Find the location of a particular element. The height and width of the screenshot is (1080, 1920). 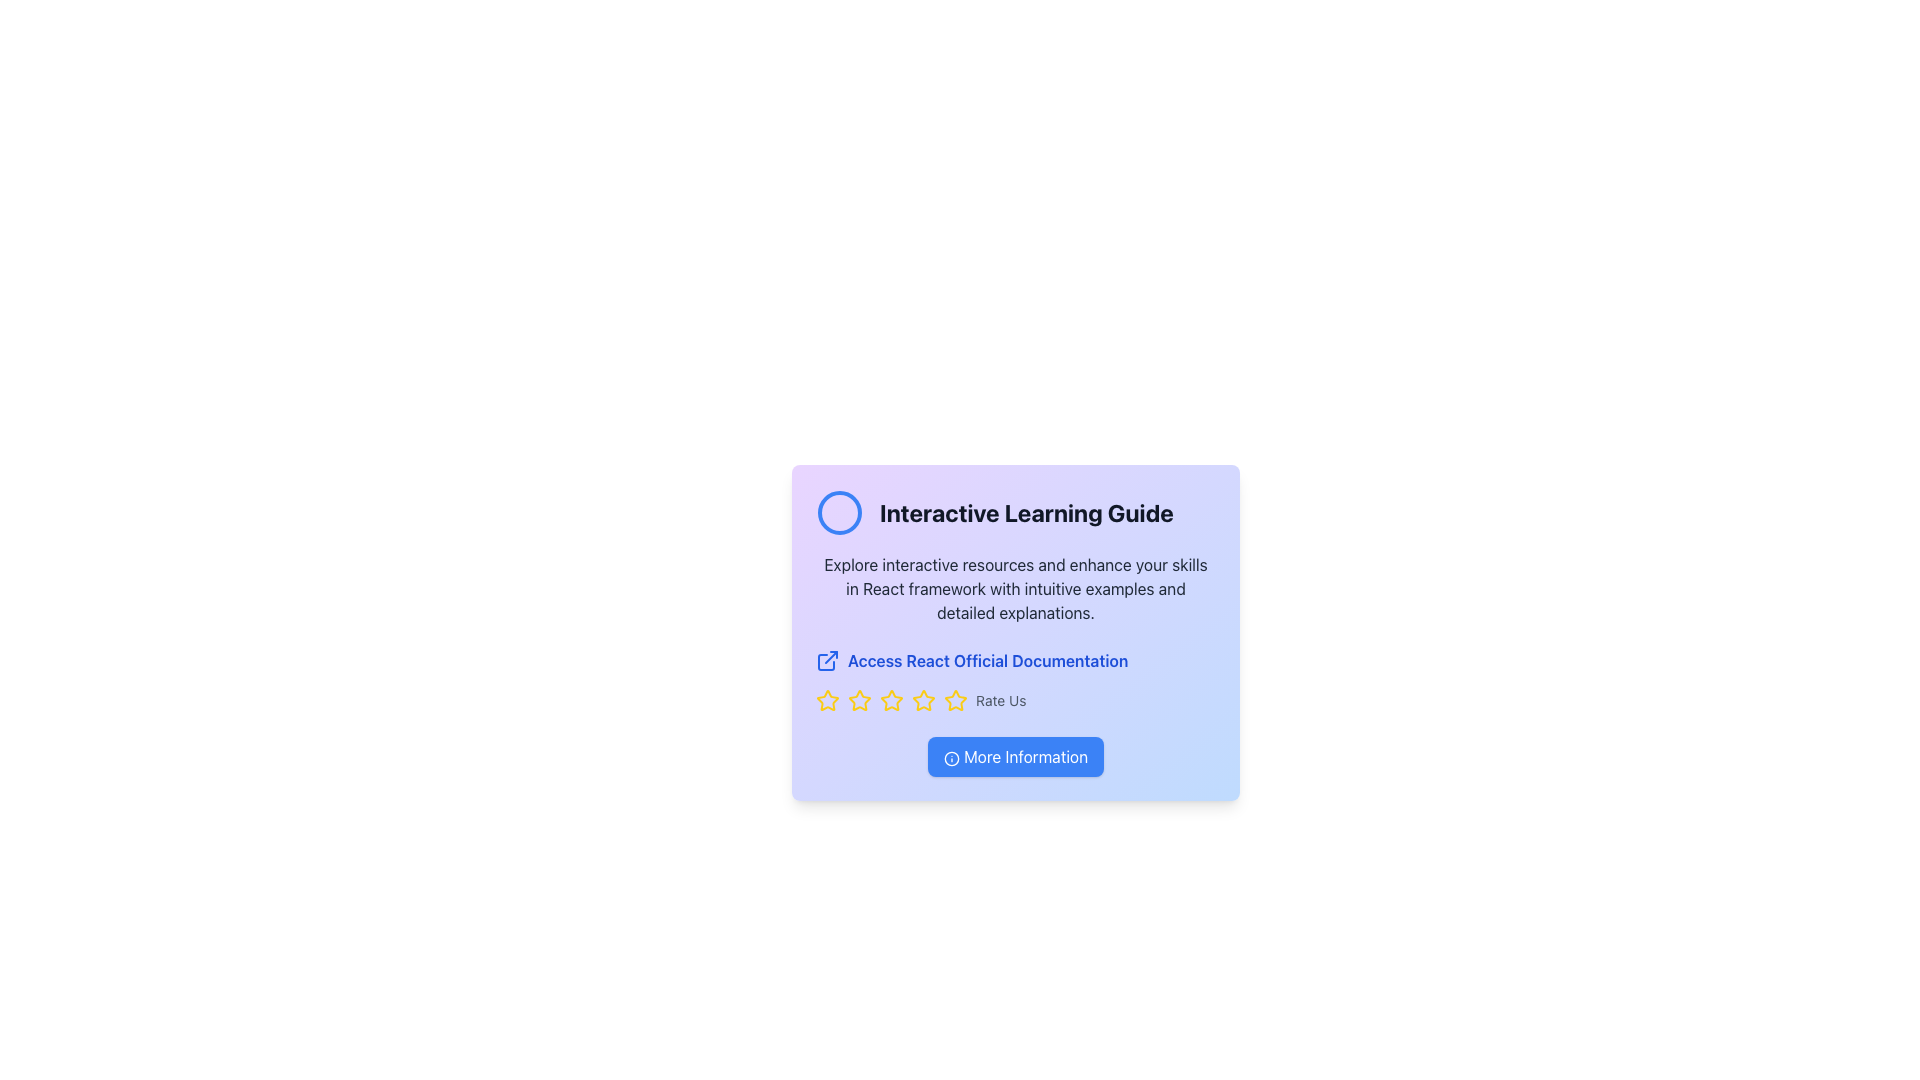

the hyperlink styled with blue font color and bold text, containing the text 'Access React Official Documentation' is located at coordinates (988, 660).